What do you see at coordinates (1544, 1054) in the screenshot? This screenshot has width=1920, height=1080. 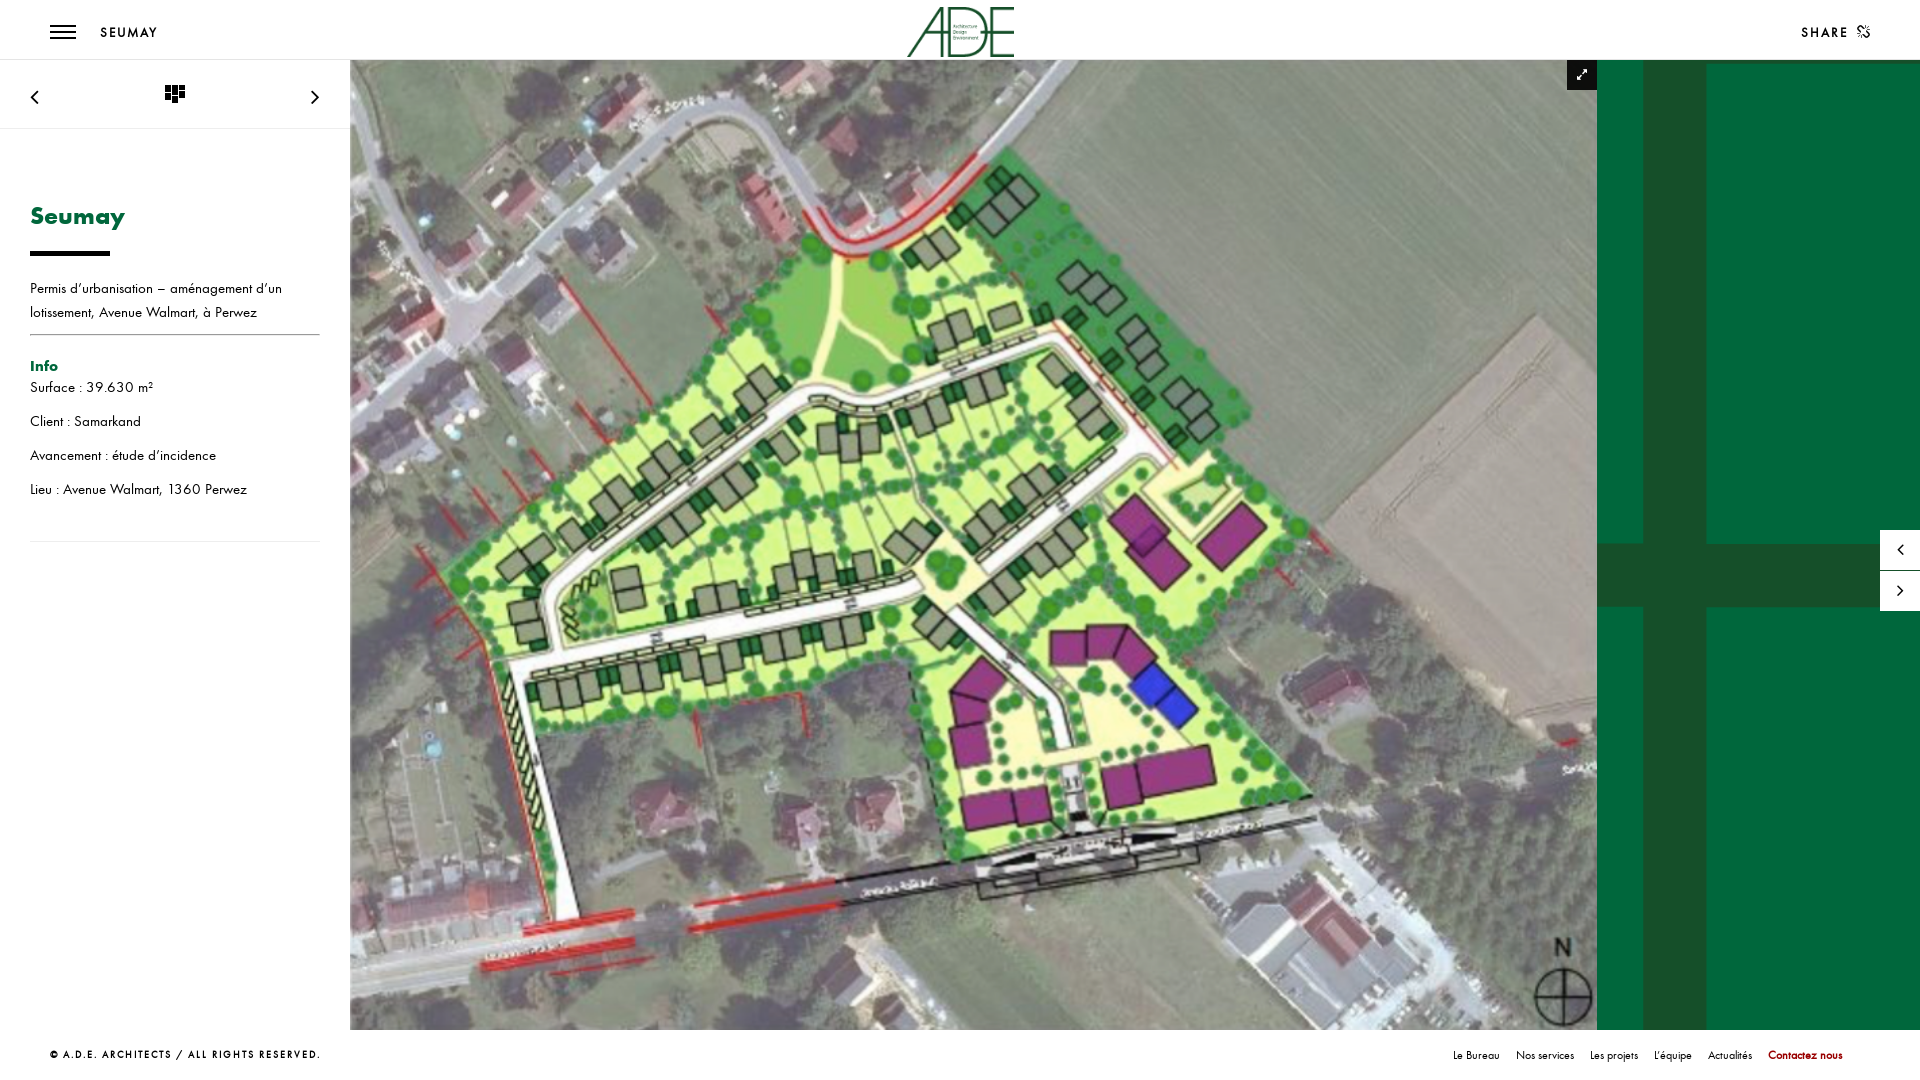 I see `'Nos services'` at bounding box center [1544, 1054].